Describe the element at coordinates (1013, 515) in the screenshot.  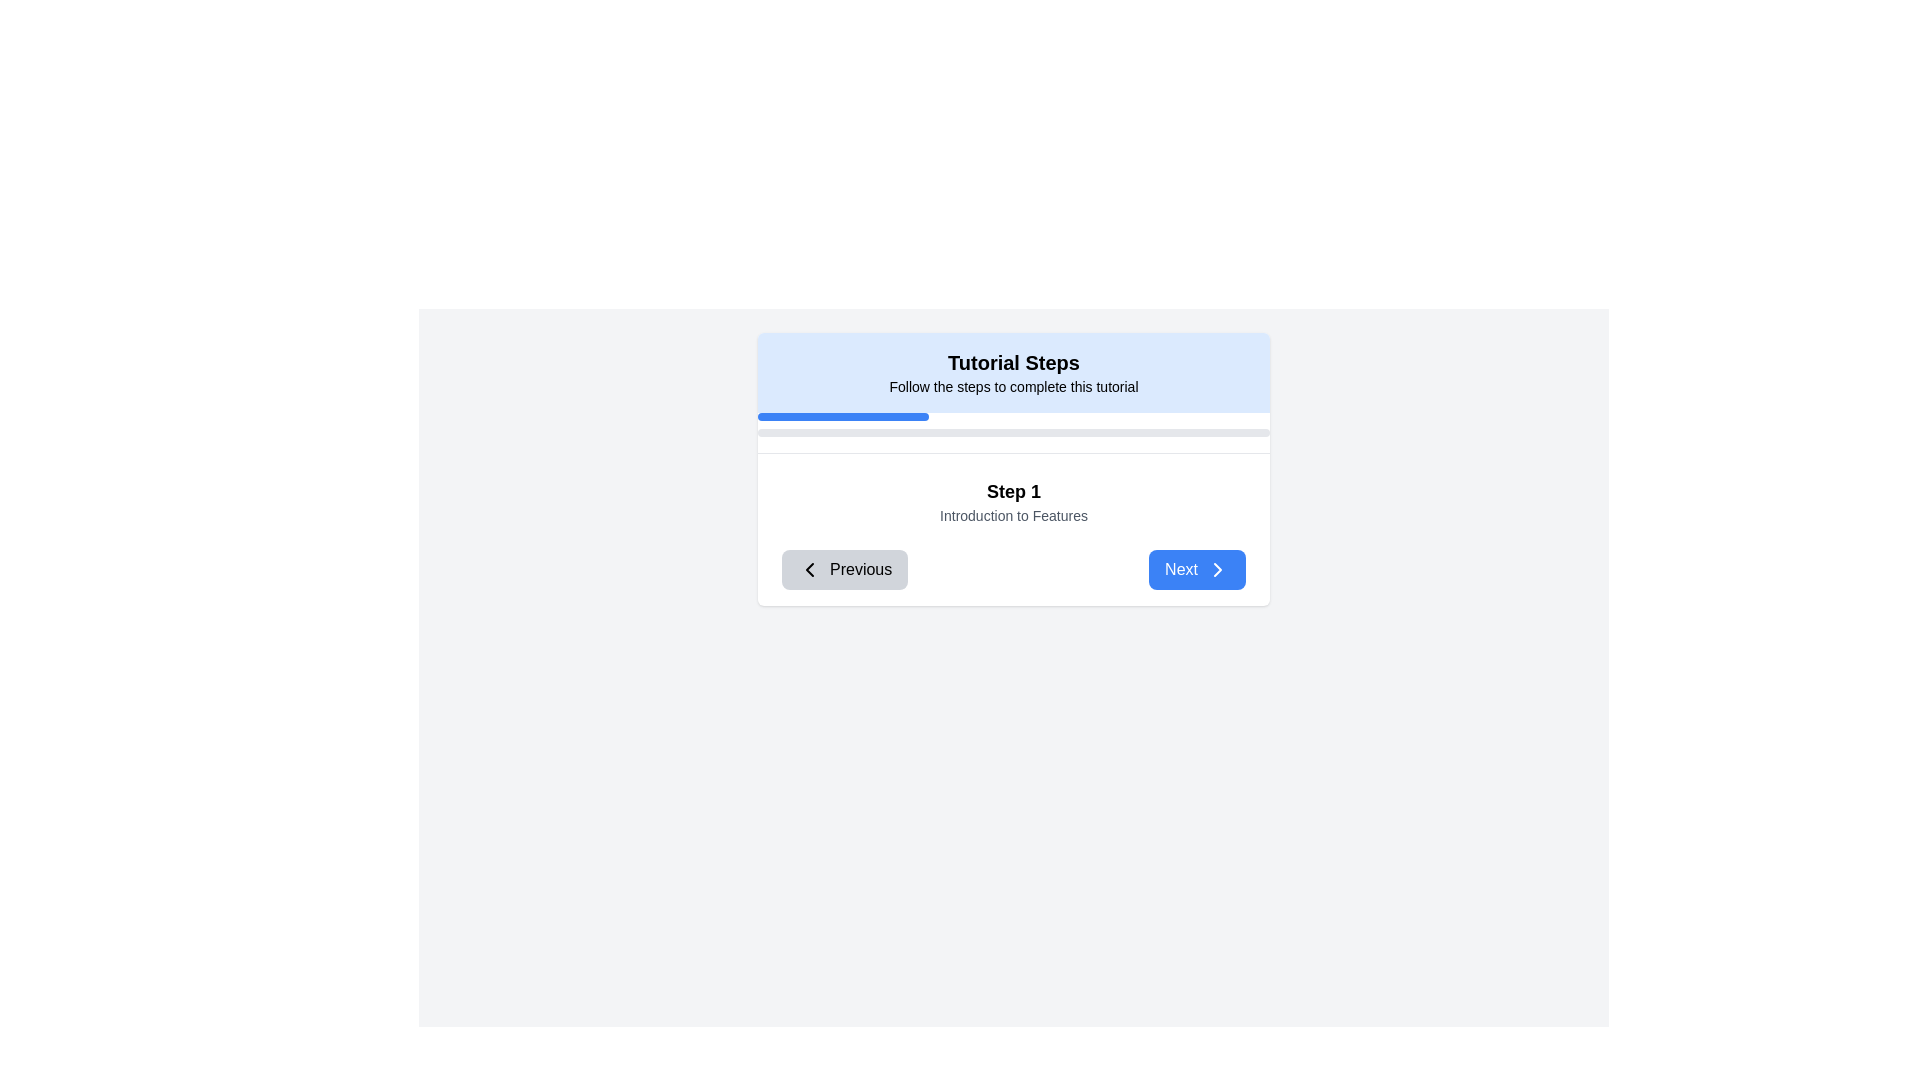
I see `the text element displaying 'Introduction to Features', which is located below the 'Step 1' heading in the 'Tutorial Steps' panel` at that location.